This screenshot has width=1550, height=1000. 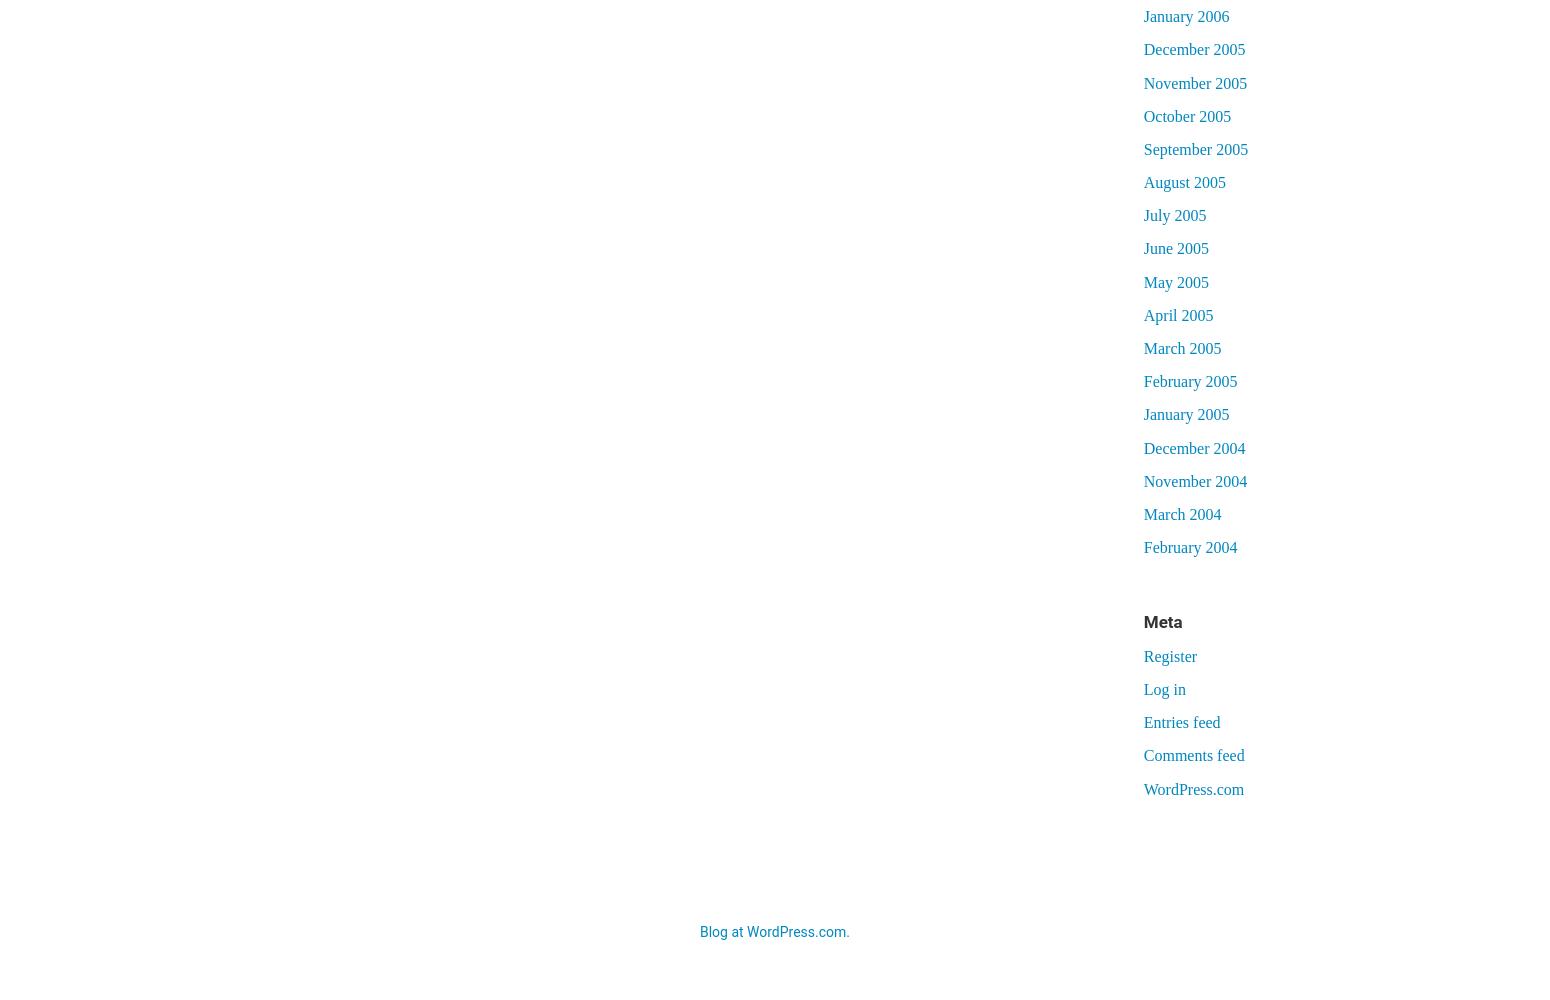 I want to click on 'Comments feed', so click(x=1193, y=755).